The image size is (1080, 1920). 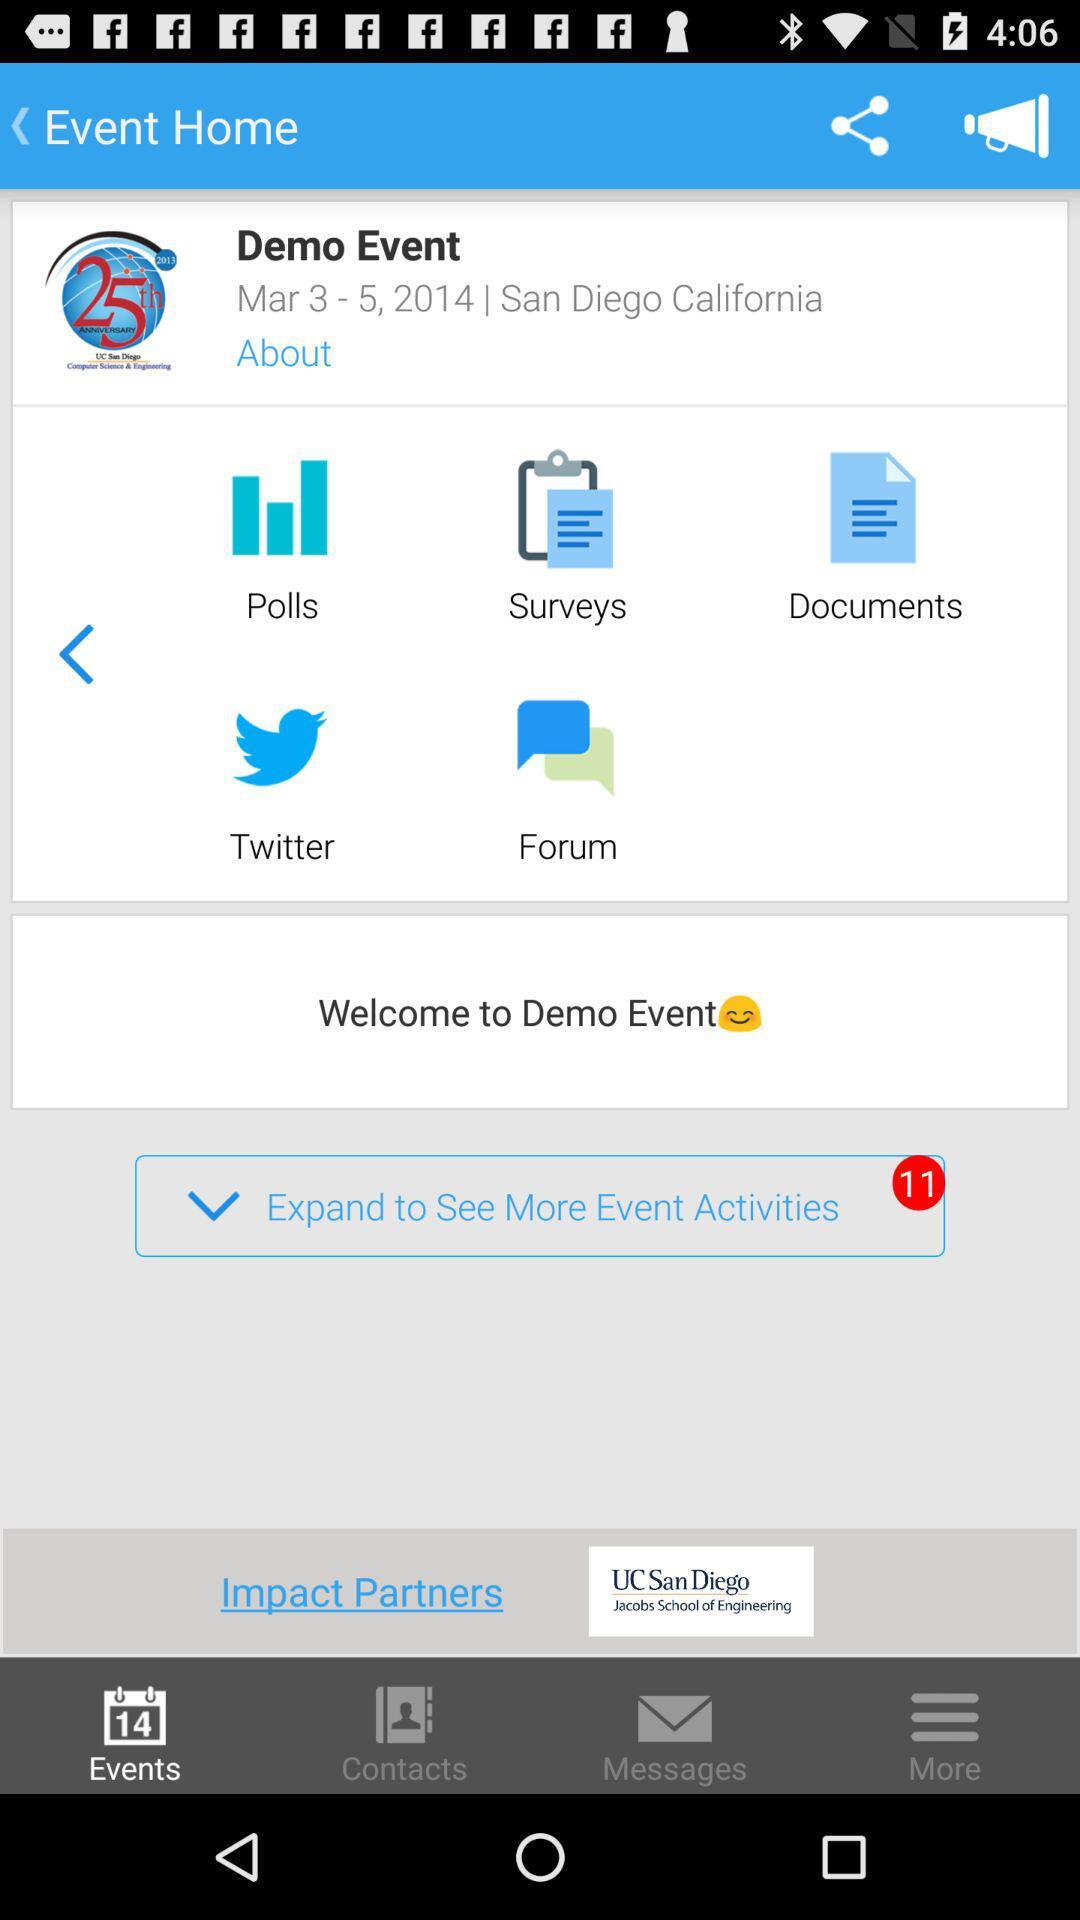 What do you see at coordinates (310, 353) in the screenshot?
I see `the about icon` at bounding box center [310, 353].